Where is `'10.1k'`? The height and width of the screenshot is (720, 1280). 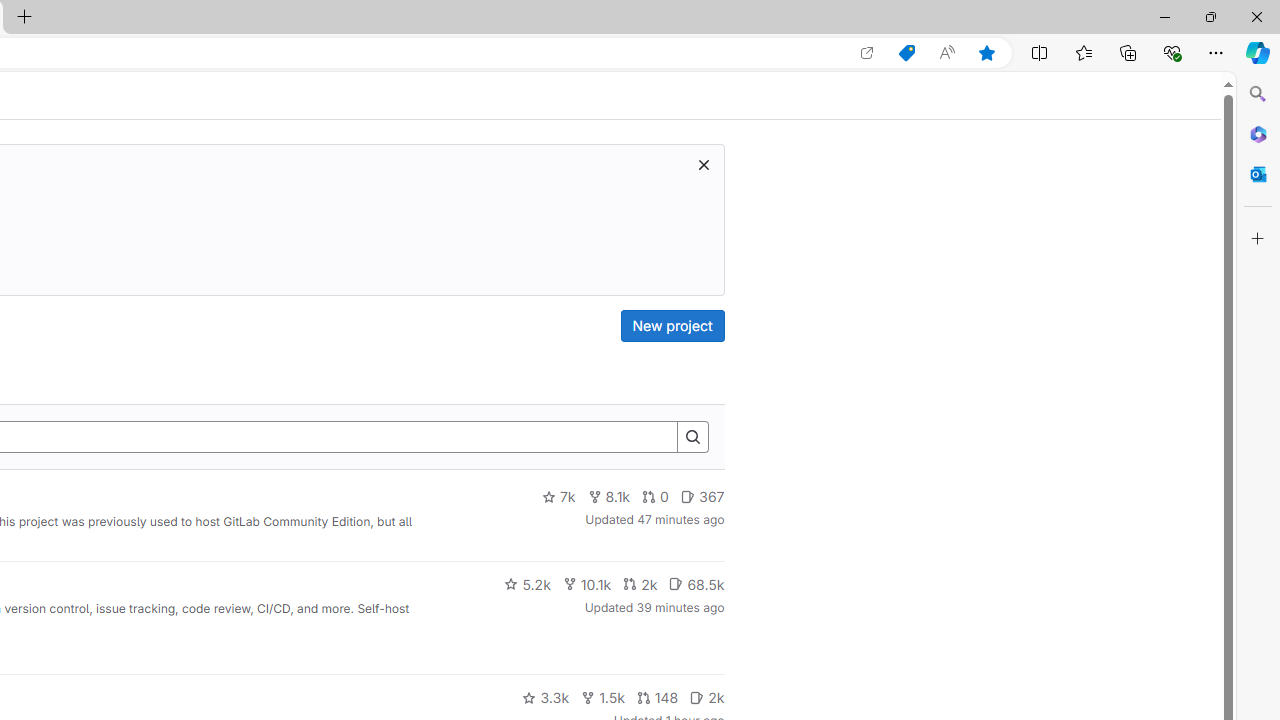 '10.1k' is located at coordinates (585, 583).